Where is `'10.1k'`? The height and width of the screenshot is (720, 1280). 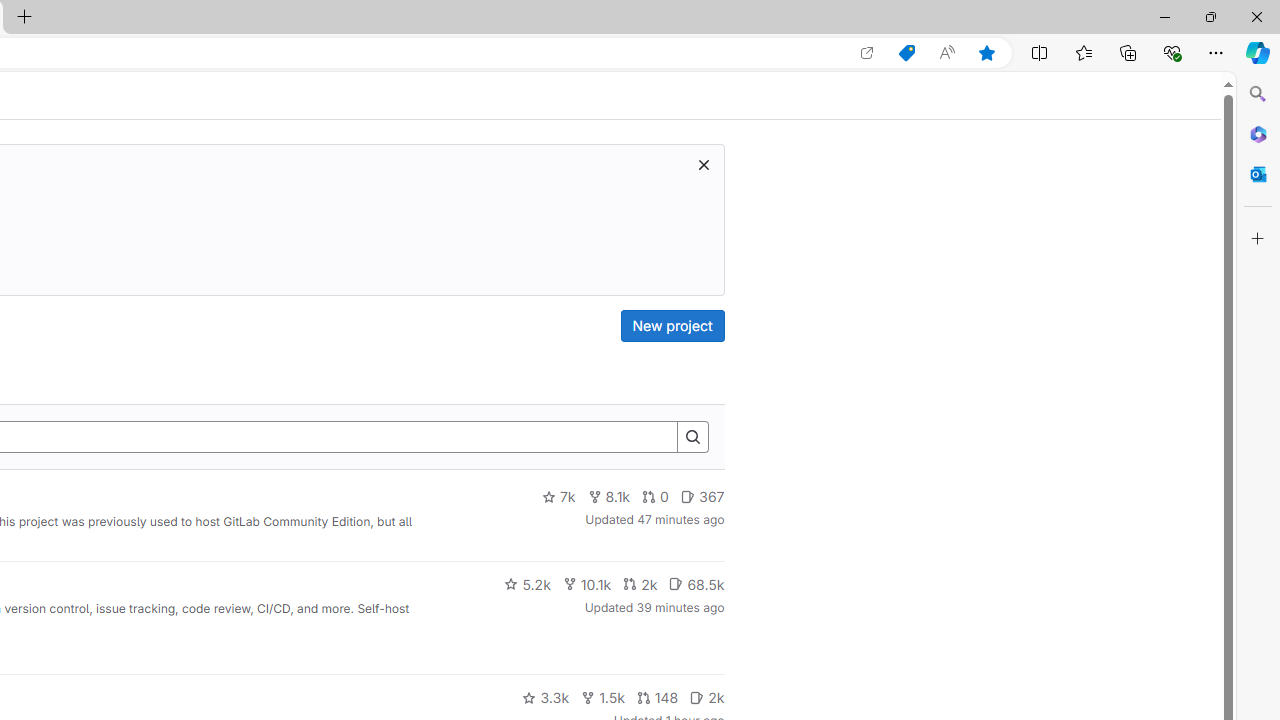 '10.1k' is located at coordinates (585, 583).